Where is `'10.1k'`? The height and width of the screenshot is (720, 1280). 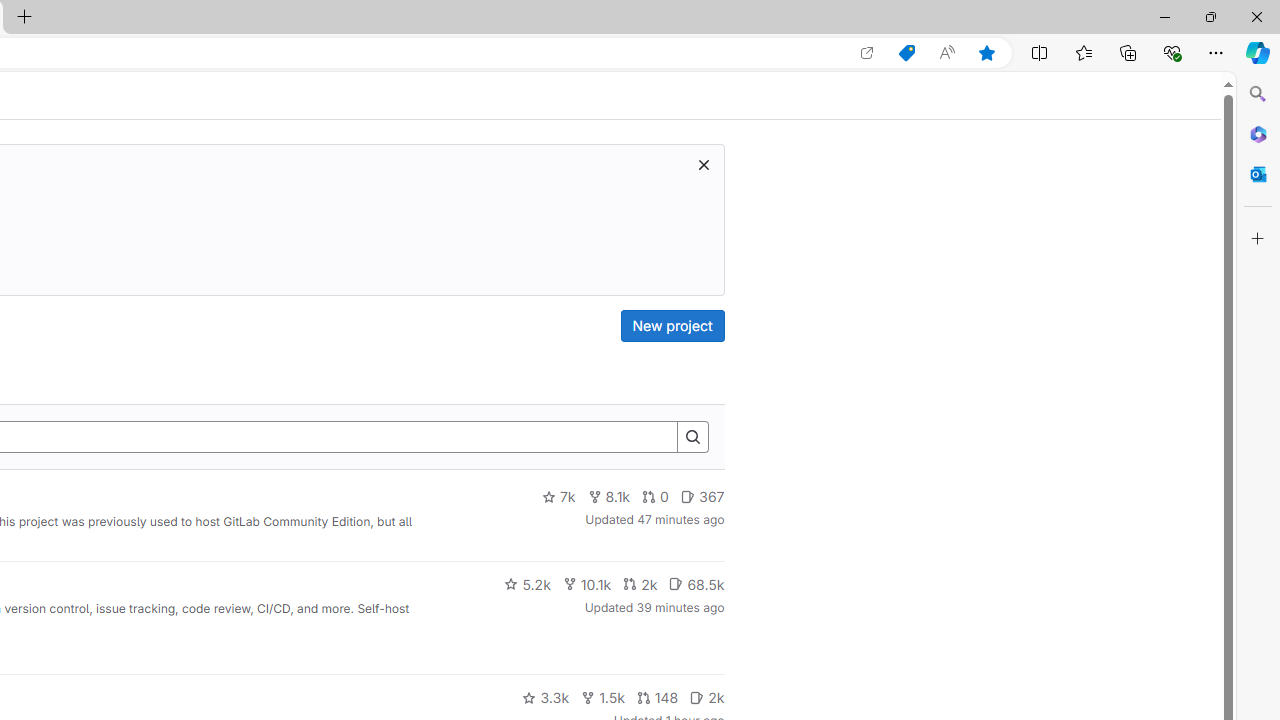 '10.1k' is located at coordinates (585, 583).